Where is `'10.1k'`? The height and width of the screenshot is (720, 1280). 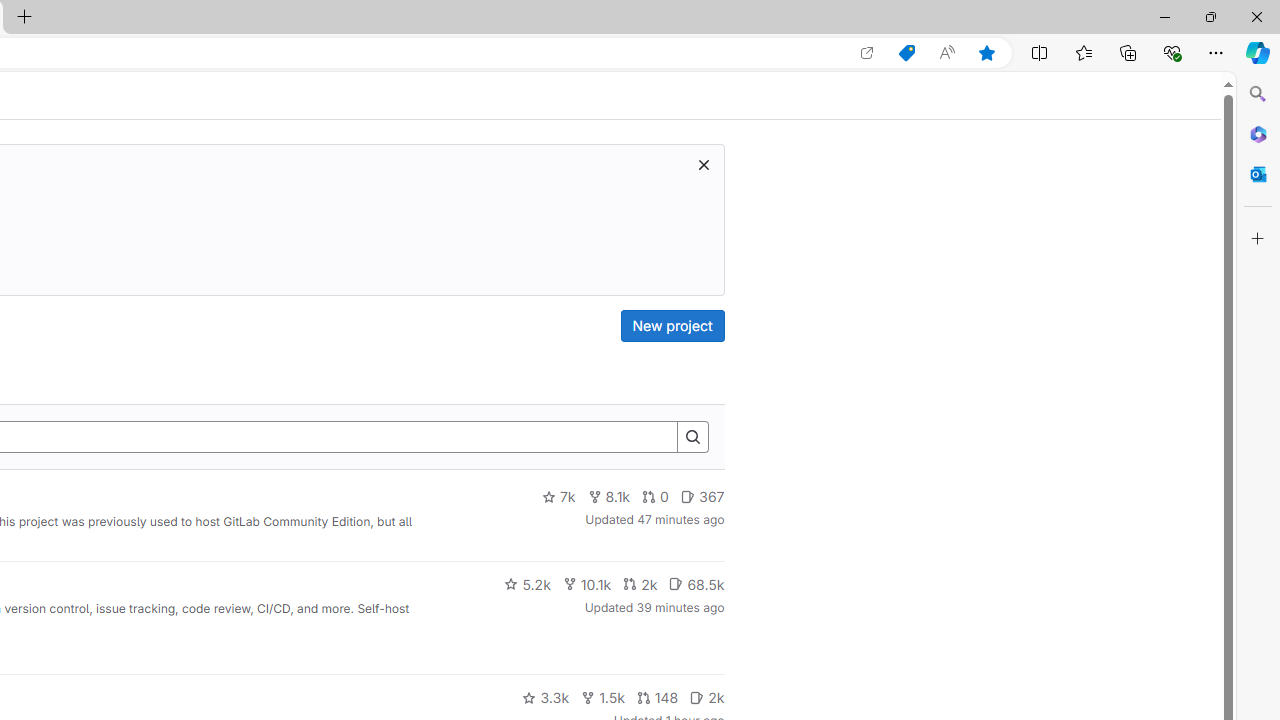 '10.1k' is located at coordinates (585, 583).